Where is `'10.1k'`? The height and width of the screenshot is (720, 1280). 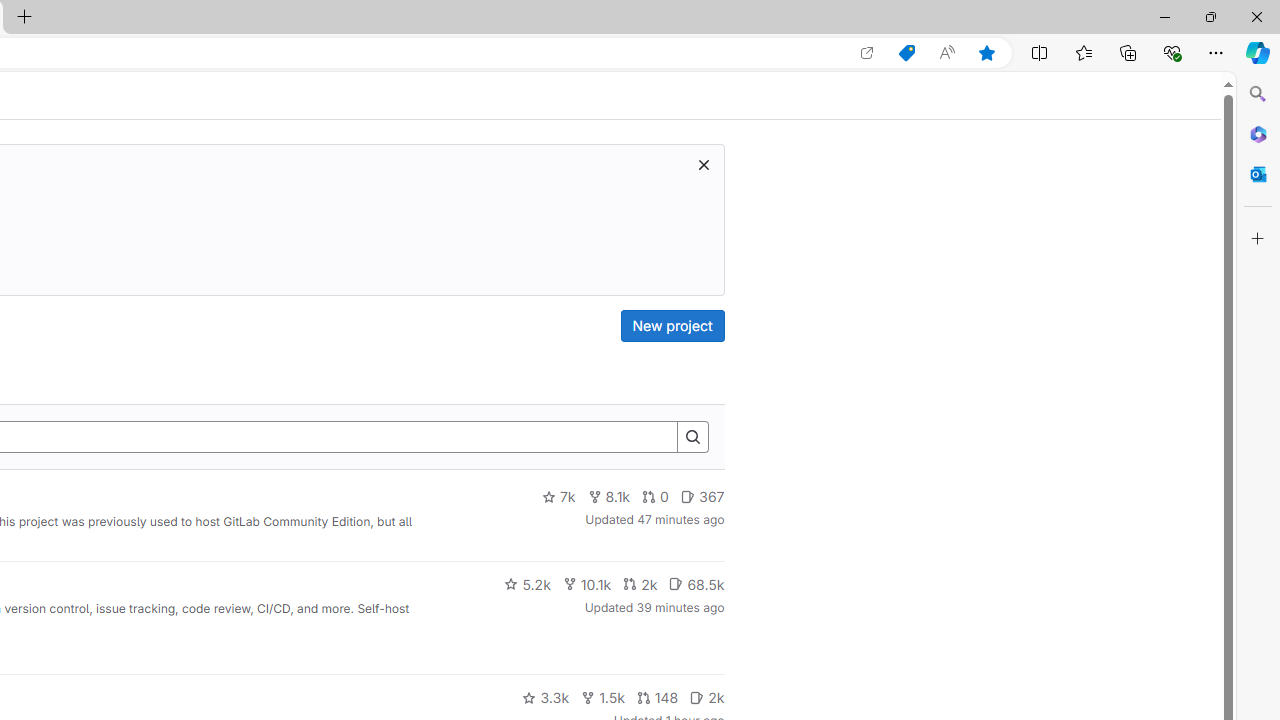 '10.1k' is located at coordinates (585, 583).